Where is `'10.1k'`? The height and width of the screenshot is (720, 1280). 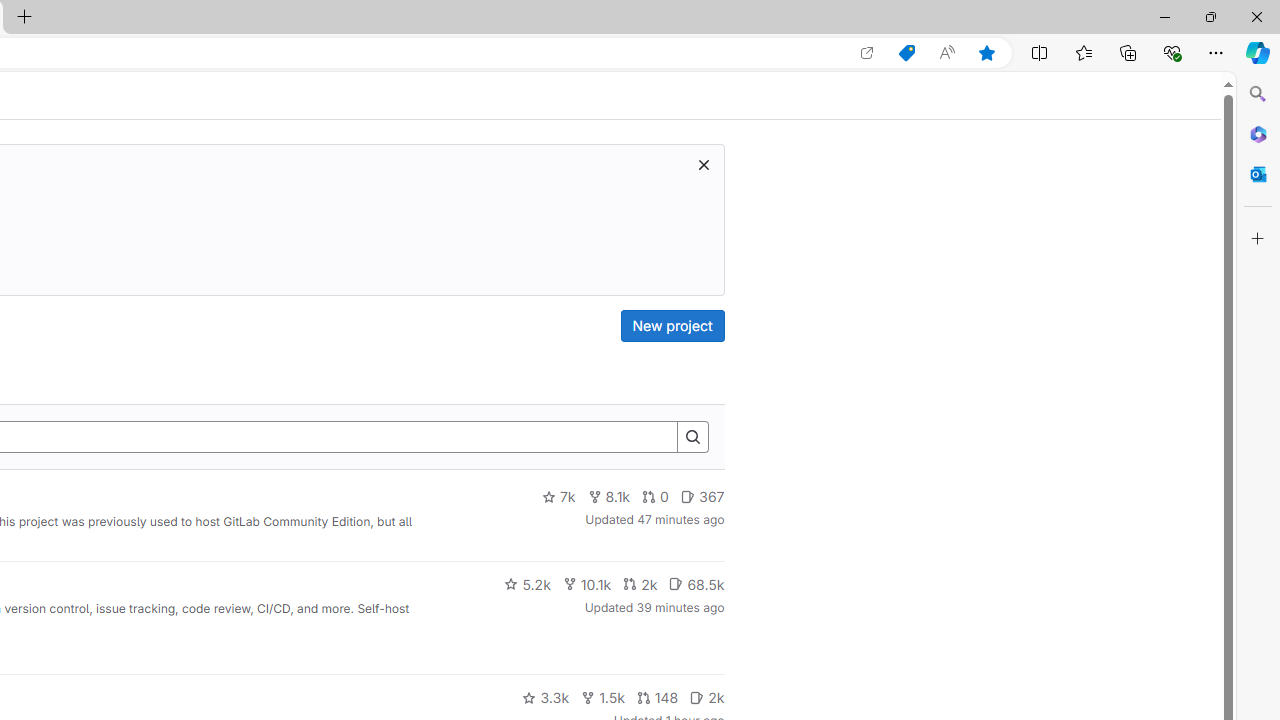 '10.1k' is located at coordinates (585, 583).